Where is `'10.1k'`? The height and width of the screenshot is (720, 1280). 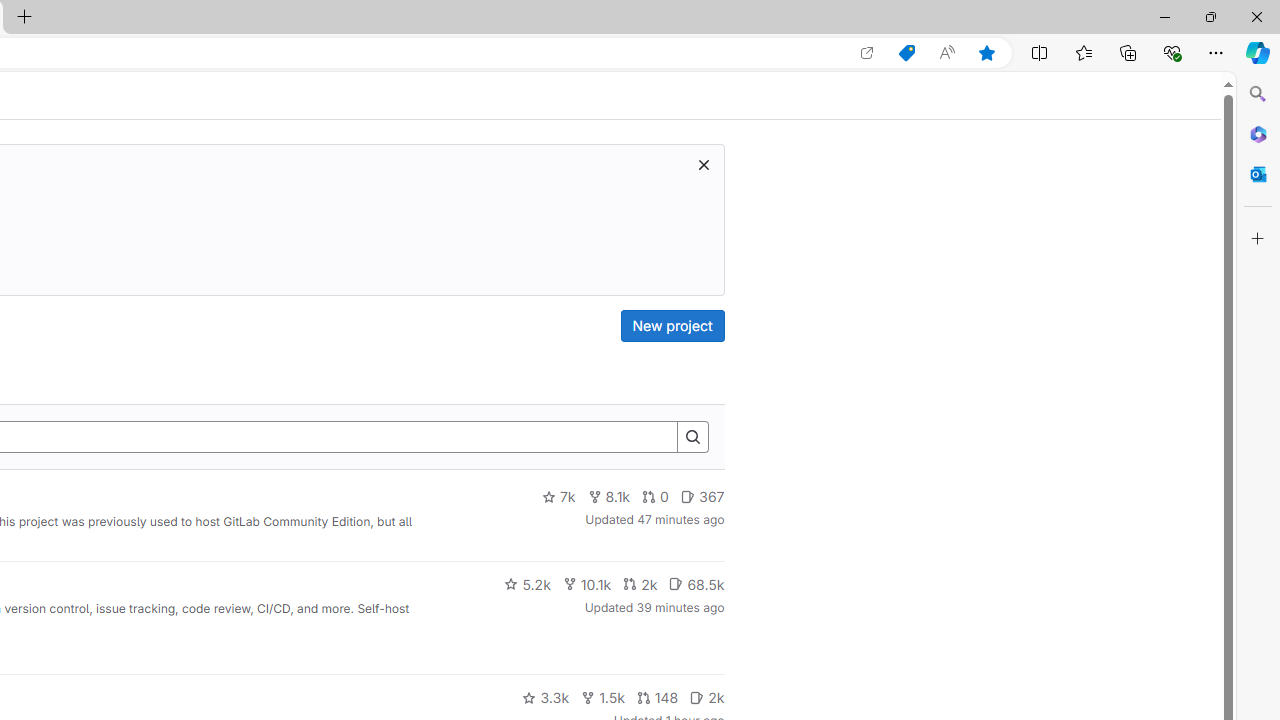 '10.1k' is located at coordinates (585, 583).